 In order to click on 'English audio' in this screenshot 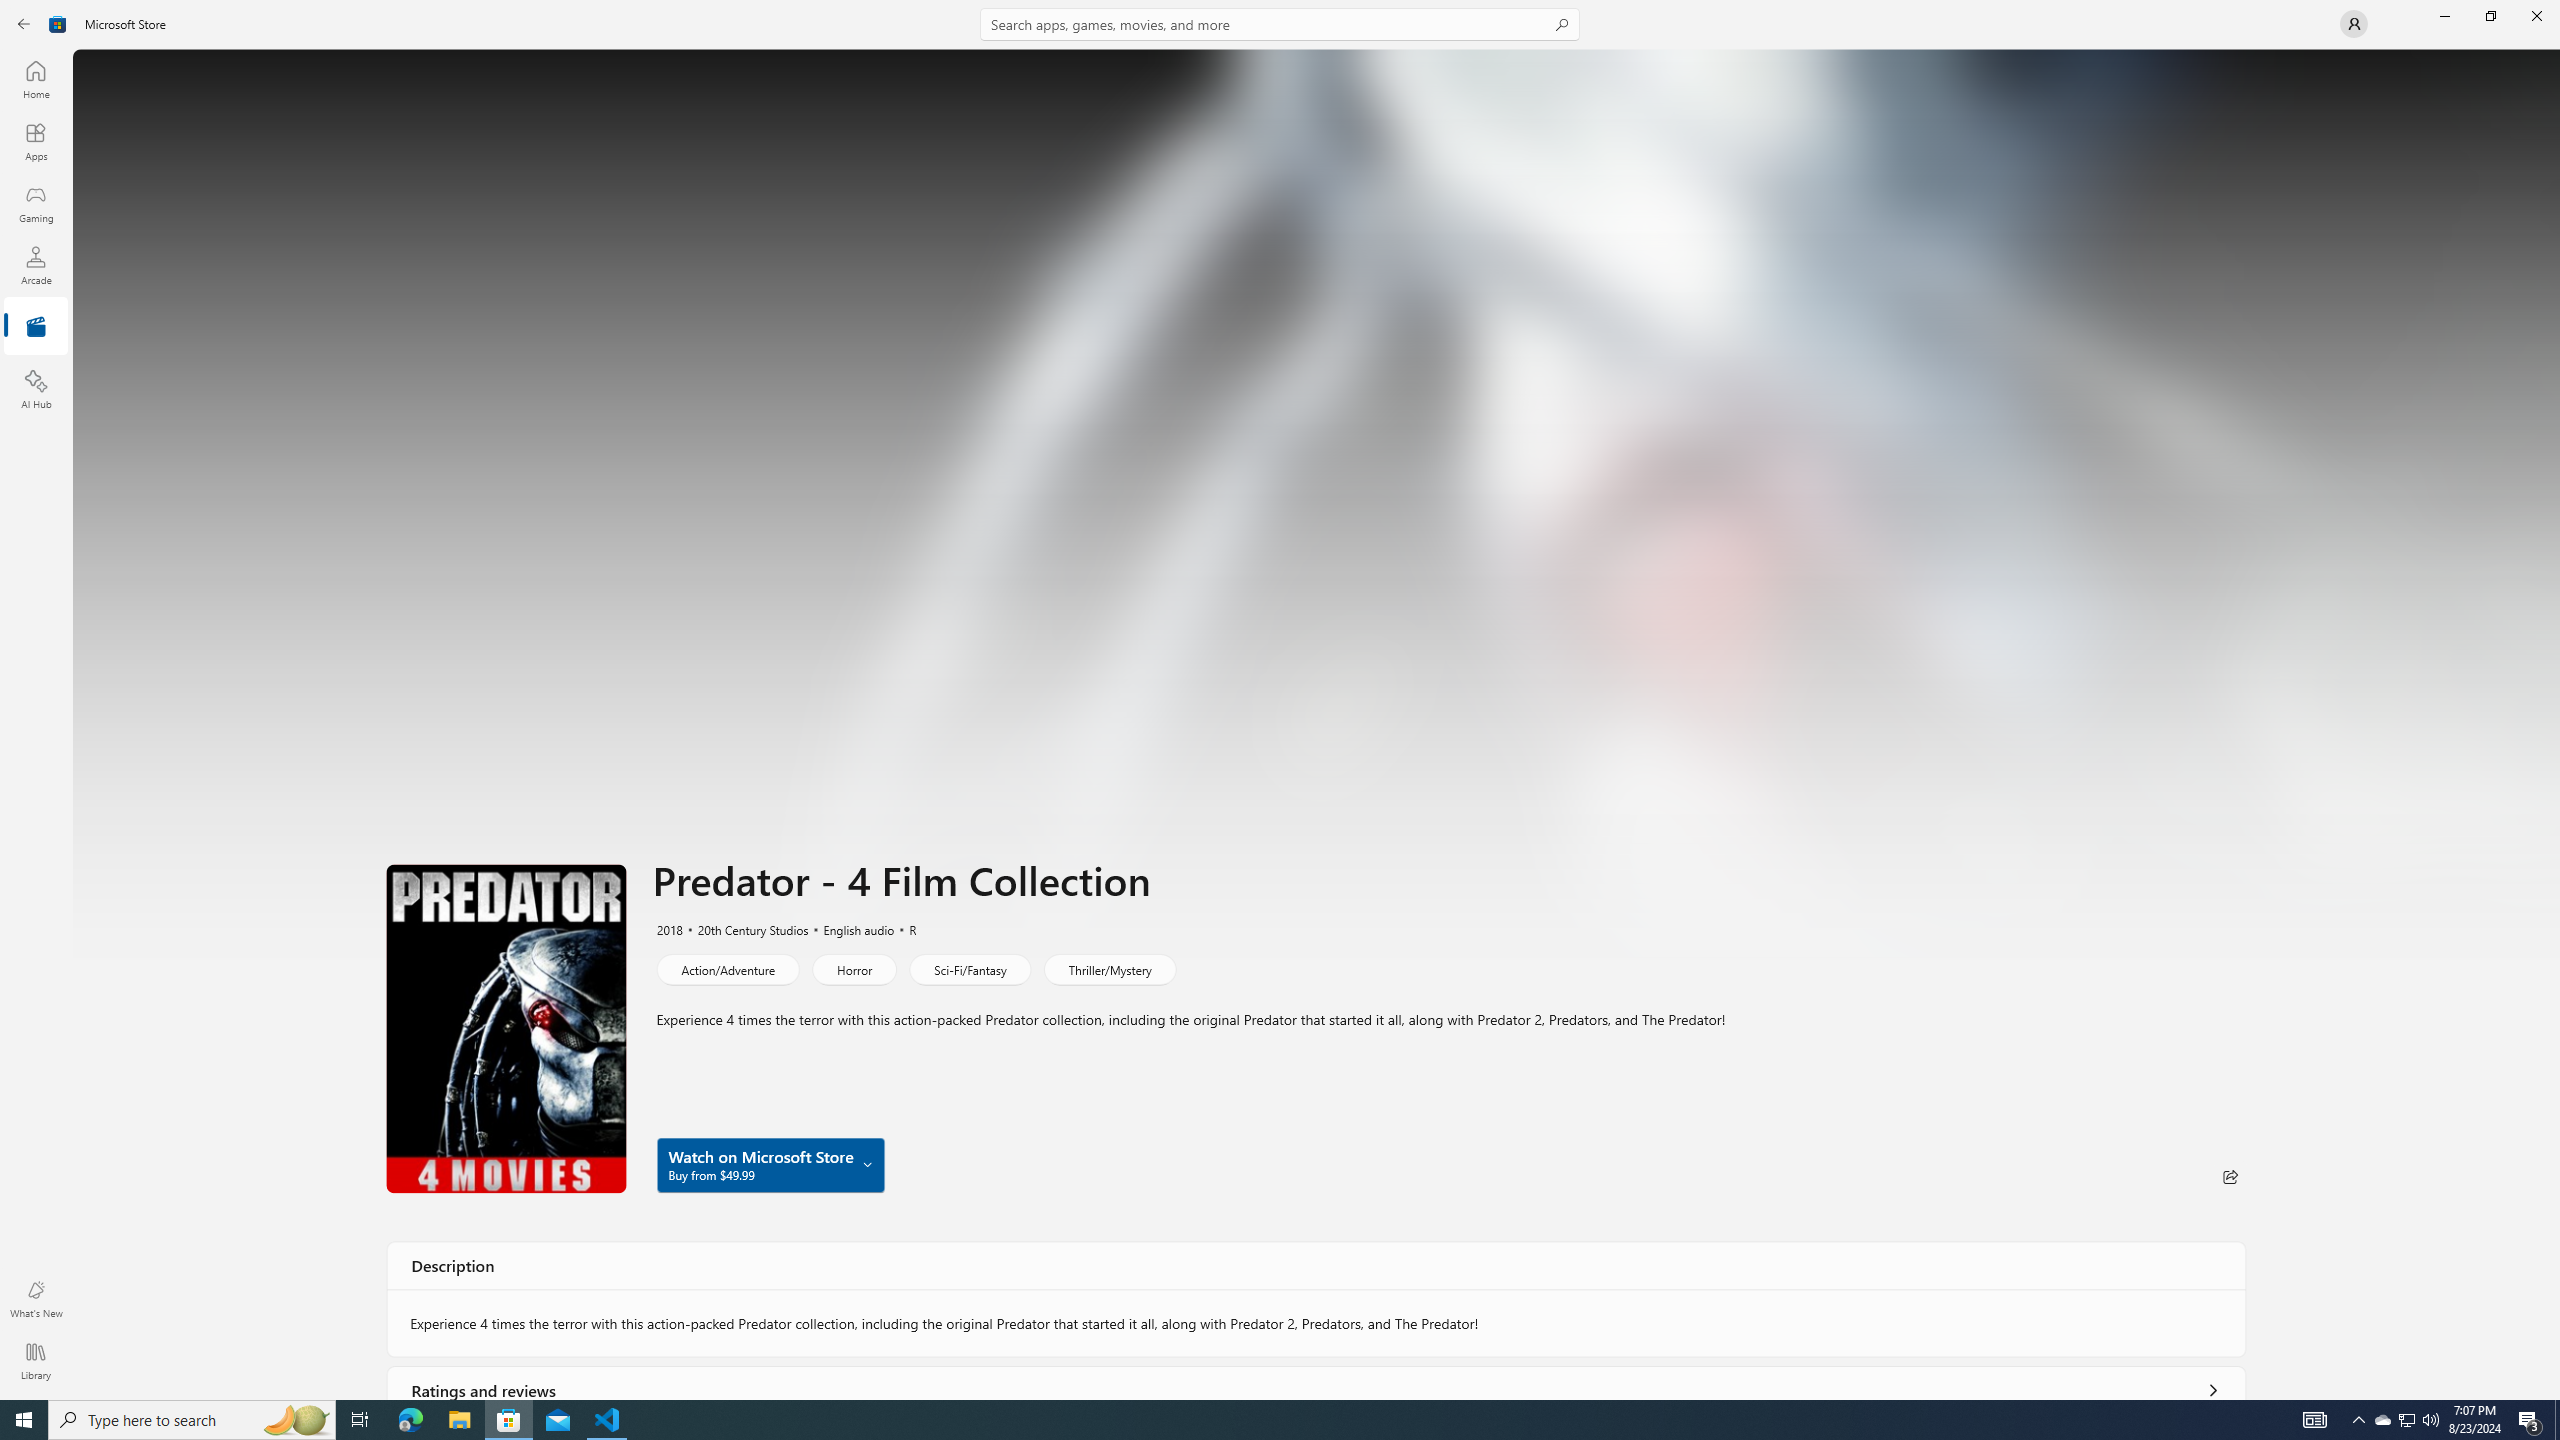, I will do `click(851, 927)`.